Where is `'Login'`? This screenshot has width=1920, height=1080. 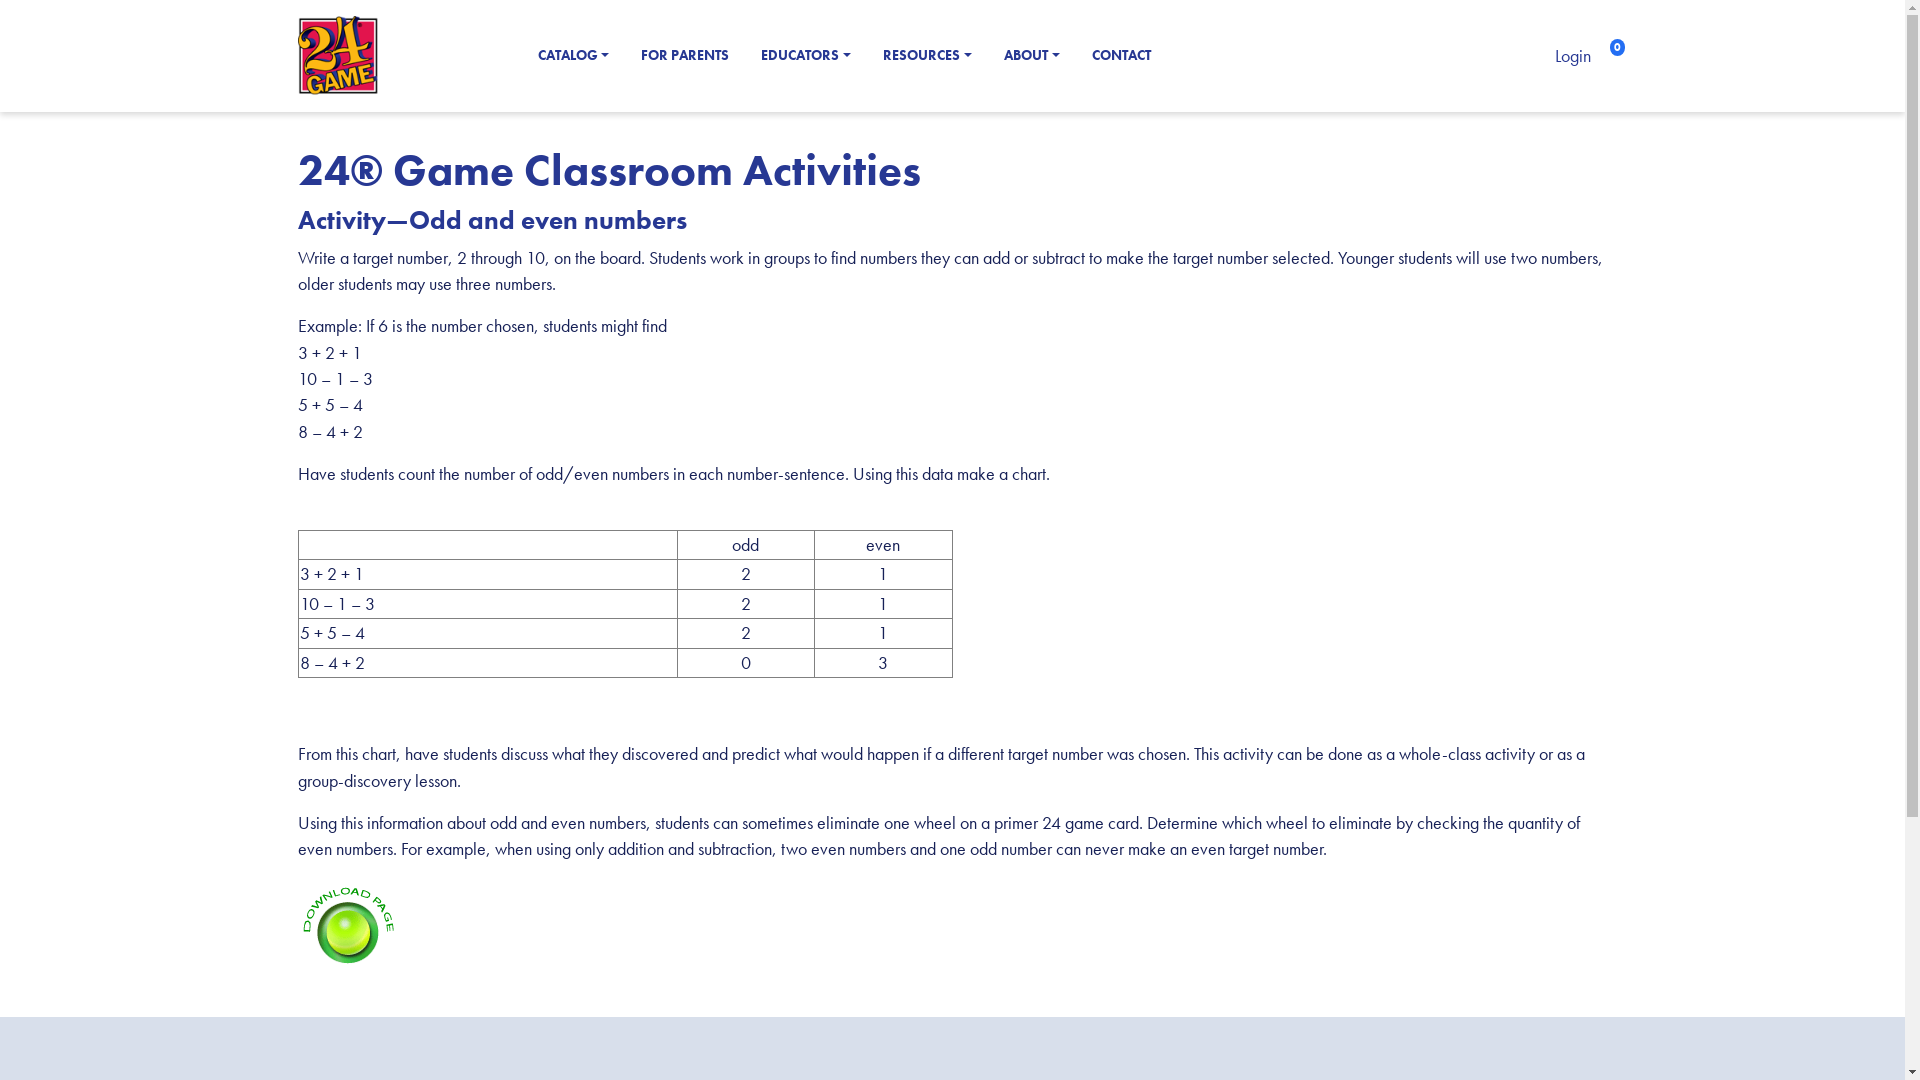
'Login' is located at coordinates (1572, 55).